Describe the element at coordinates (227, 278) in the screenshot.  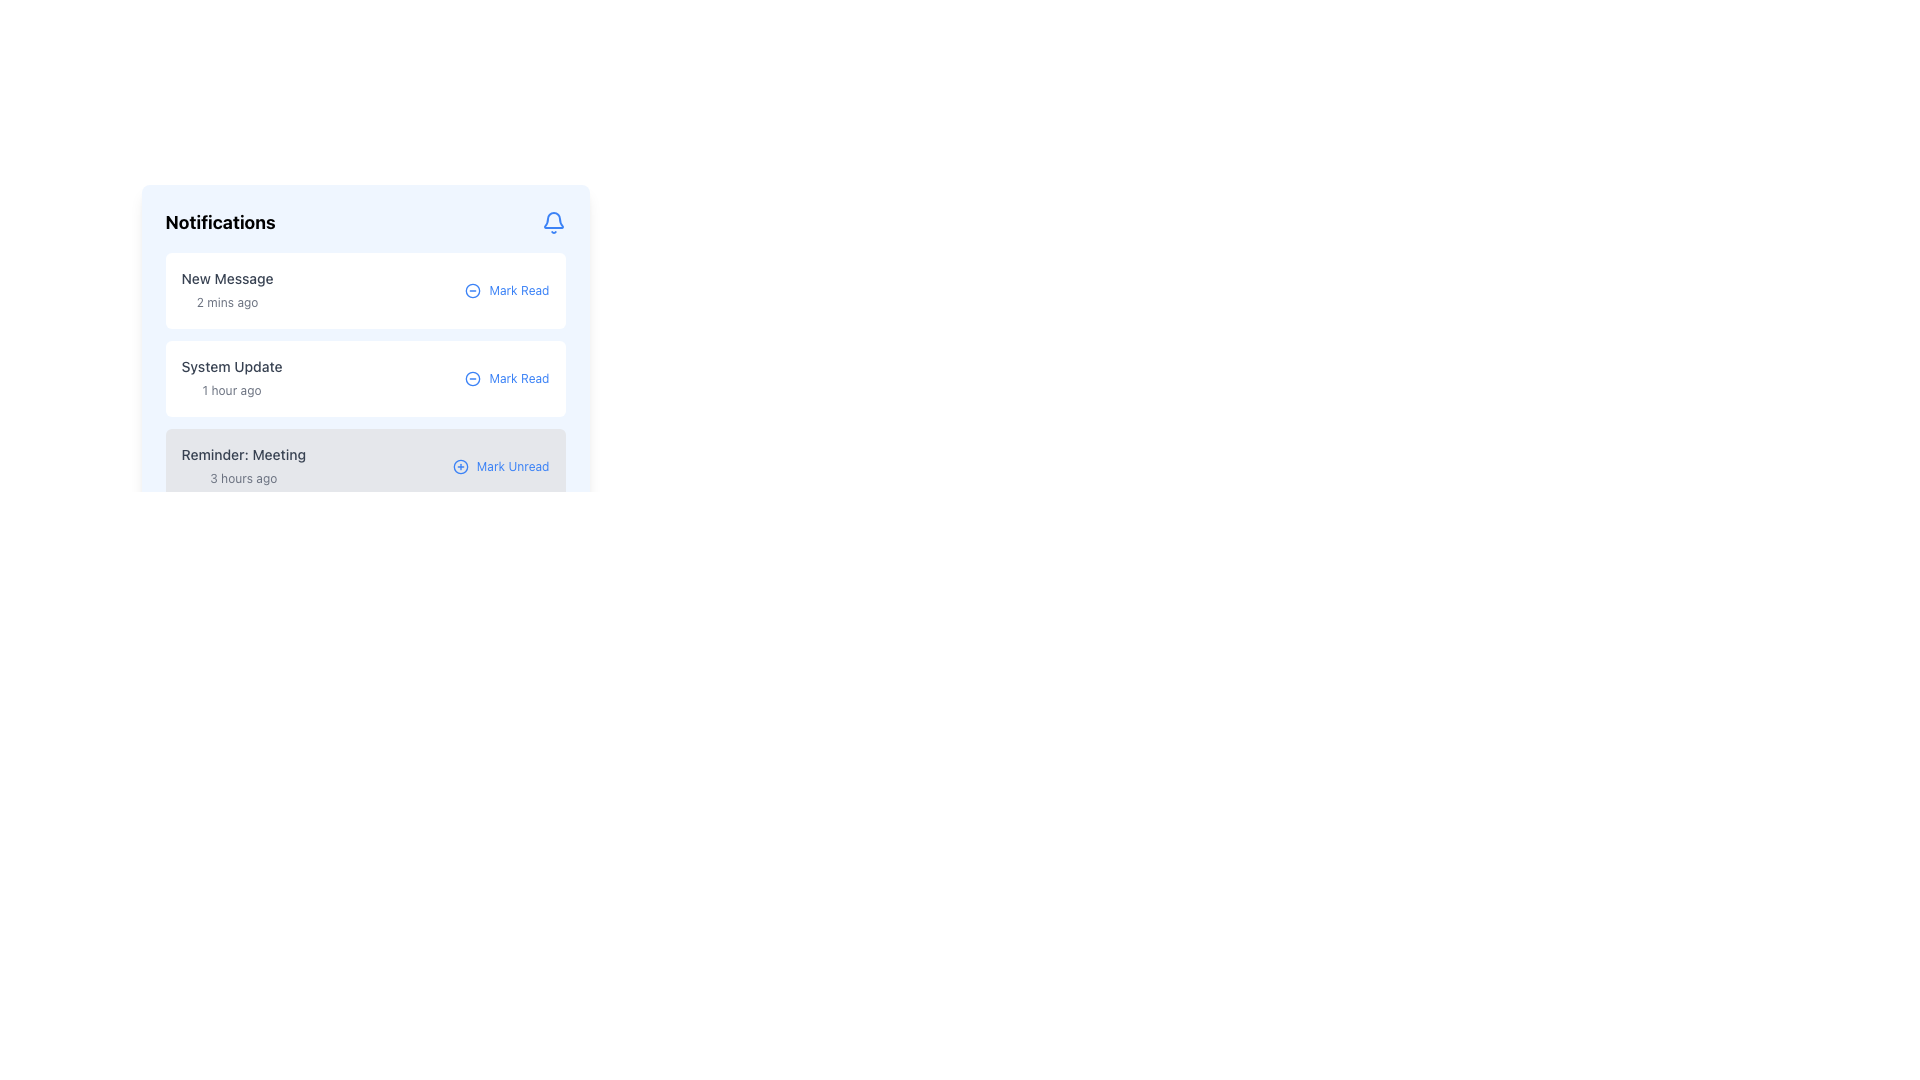
I see `the 'New Message' text label located at the top of the first notification item in the notification area` at that location.